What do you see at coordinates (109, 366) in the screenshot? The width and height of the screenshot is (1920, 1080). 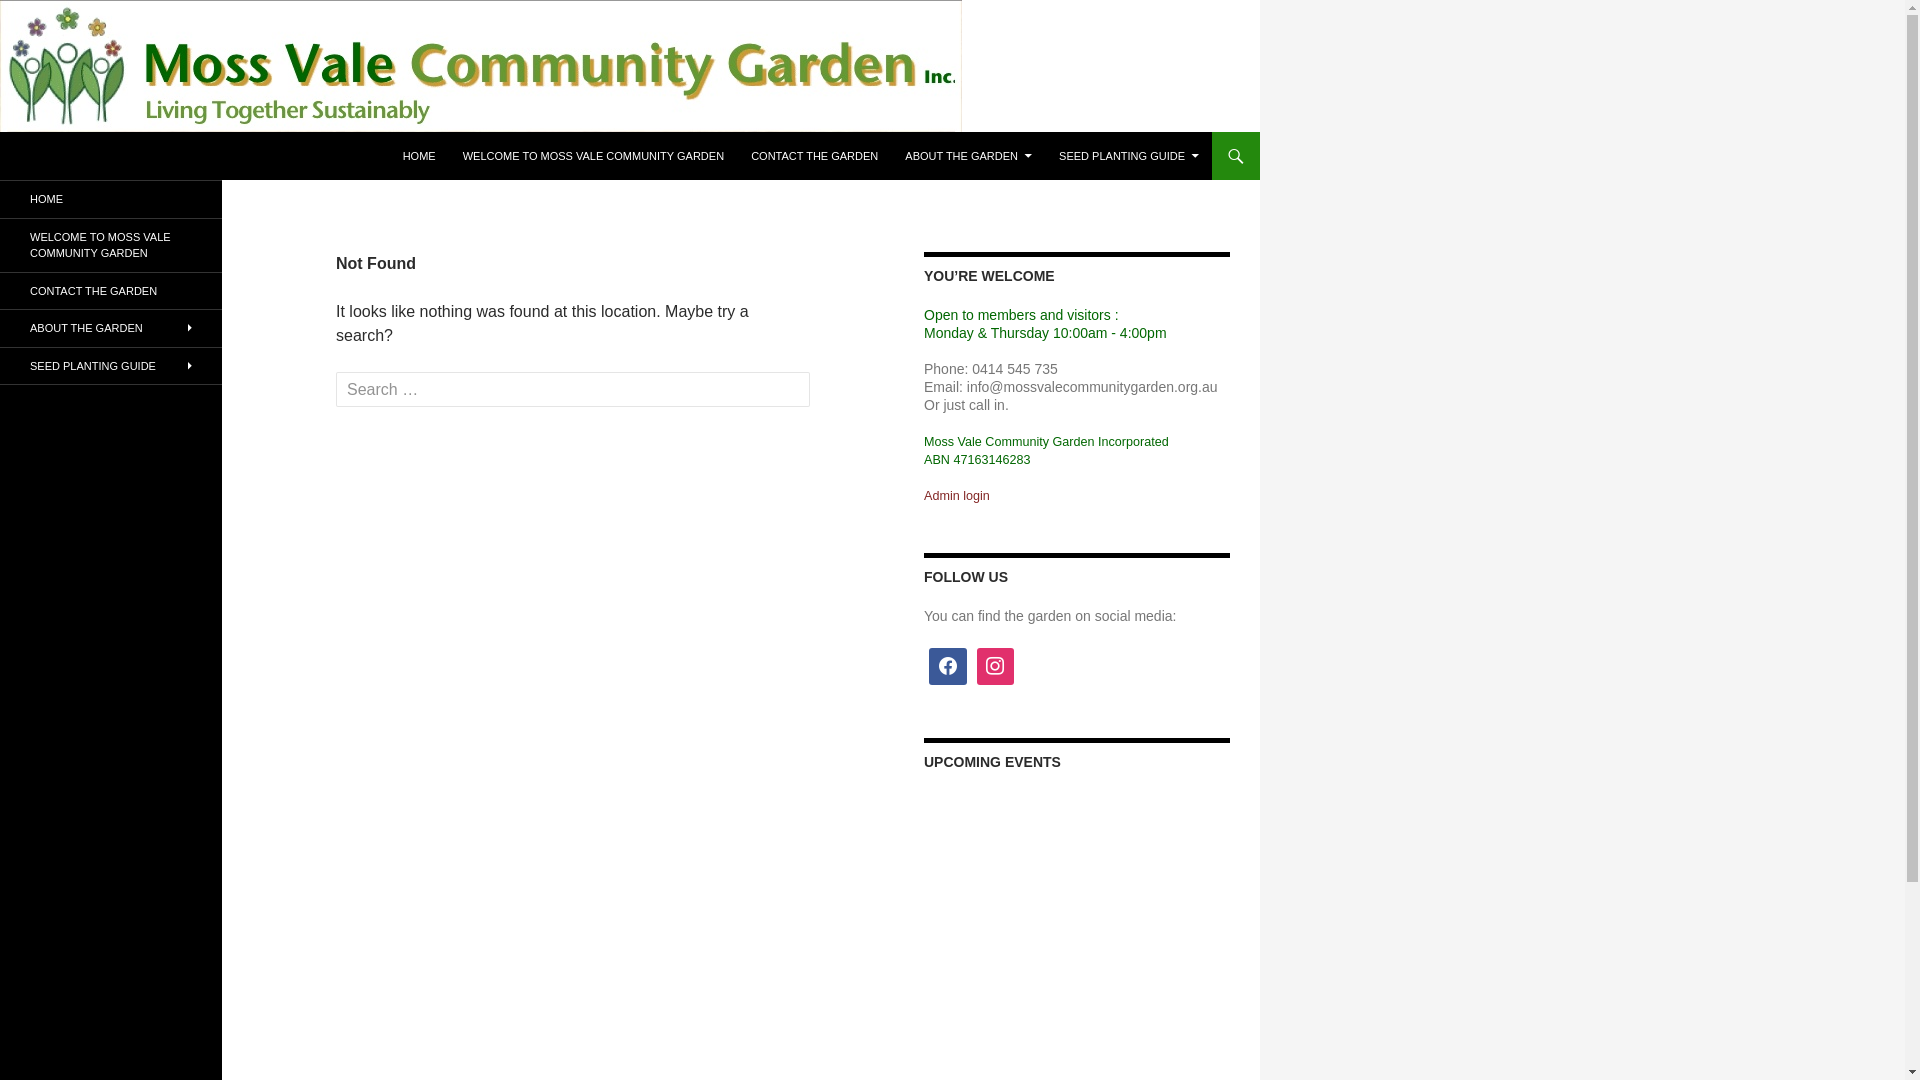 I see `'SEED PLANTING GUIDE'` at bounding box center [109, 366].